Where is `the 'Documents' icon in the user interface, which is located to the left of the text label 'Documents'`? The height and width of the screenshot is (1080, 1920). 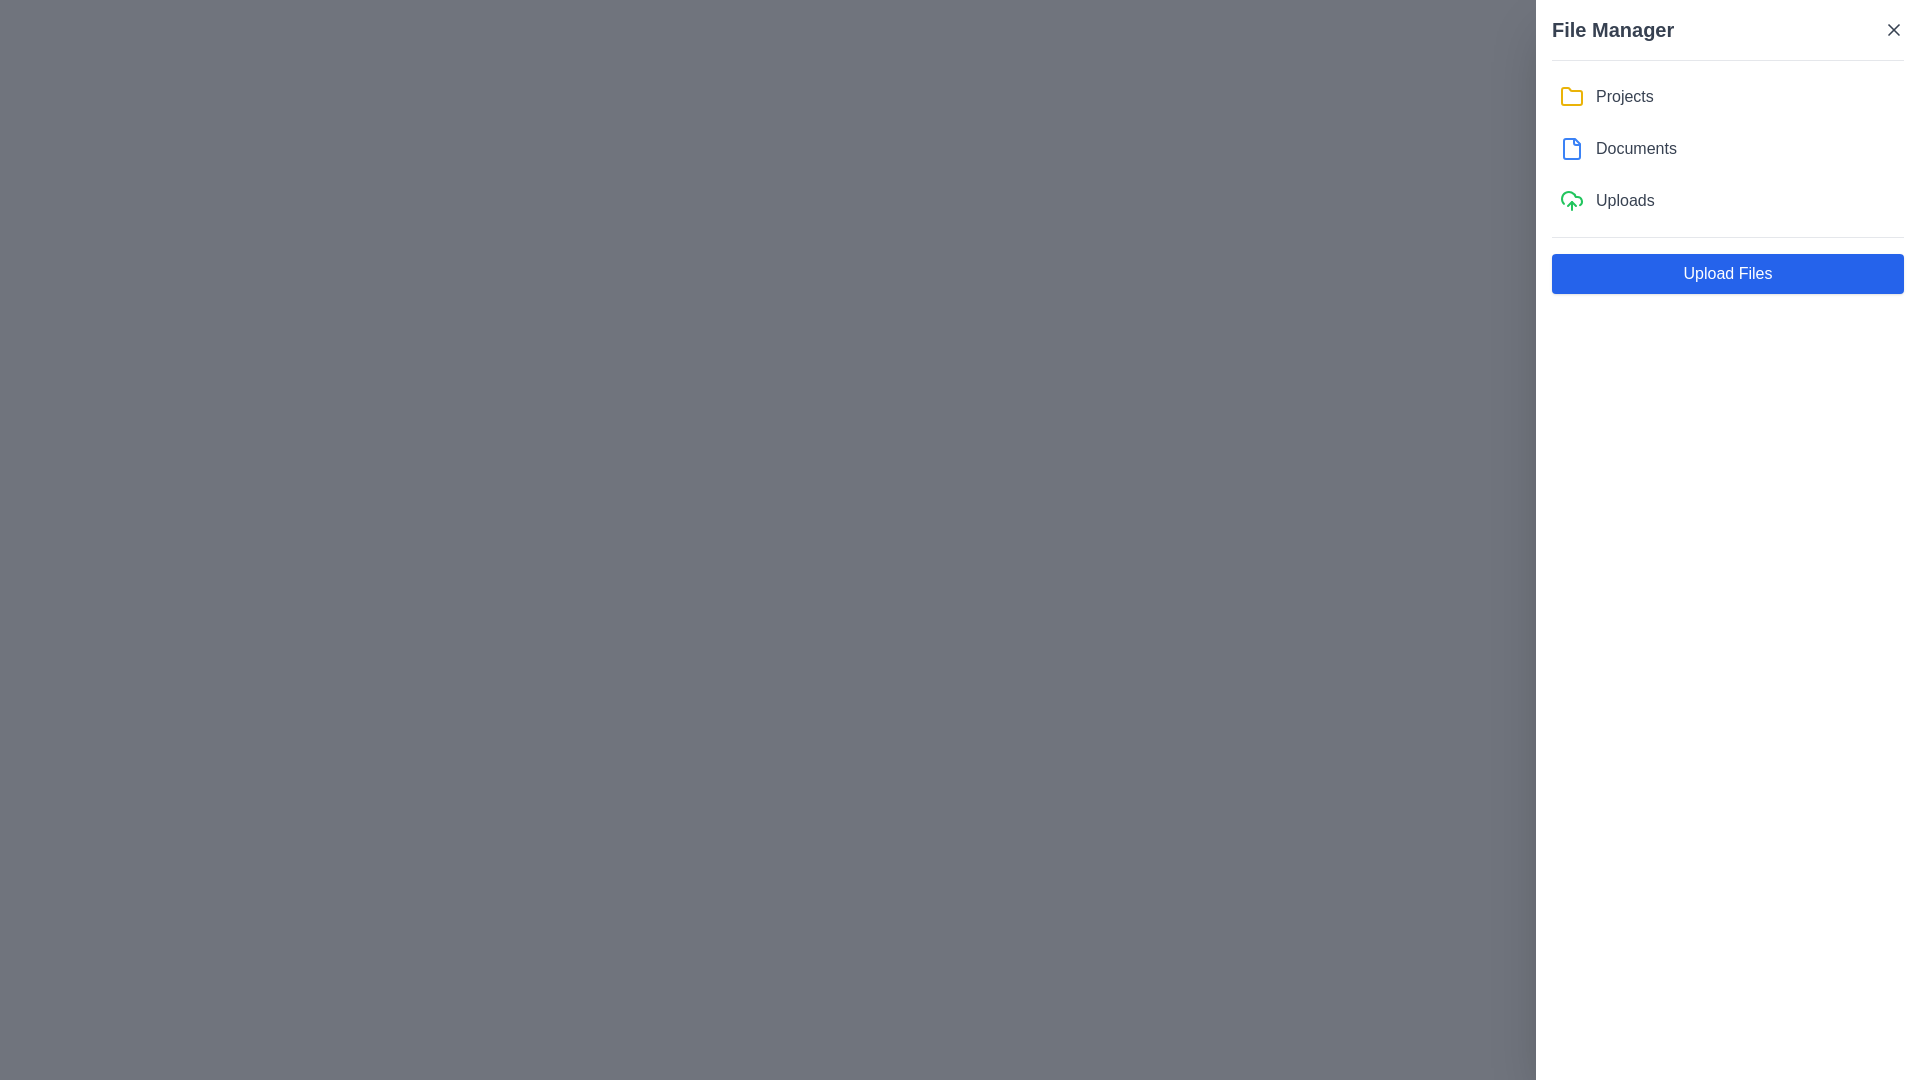 the 'Documents' icon in the user interface, which is located to the left of the text label 'Documents' is located at coordinates (1570, 148).